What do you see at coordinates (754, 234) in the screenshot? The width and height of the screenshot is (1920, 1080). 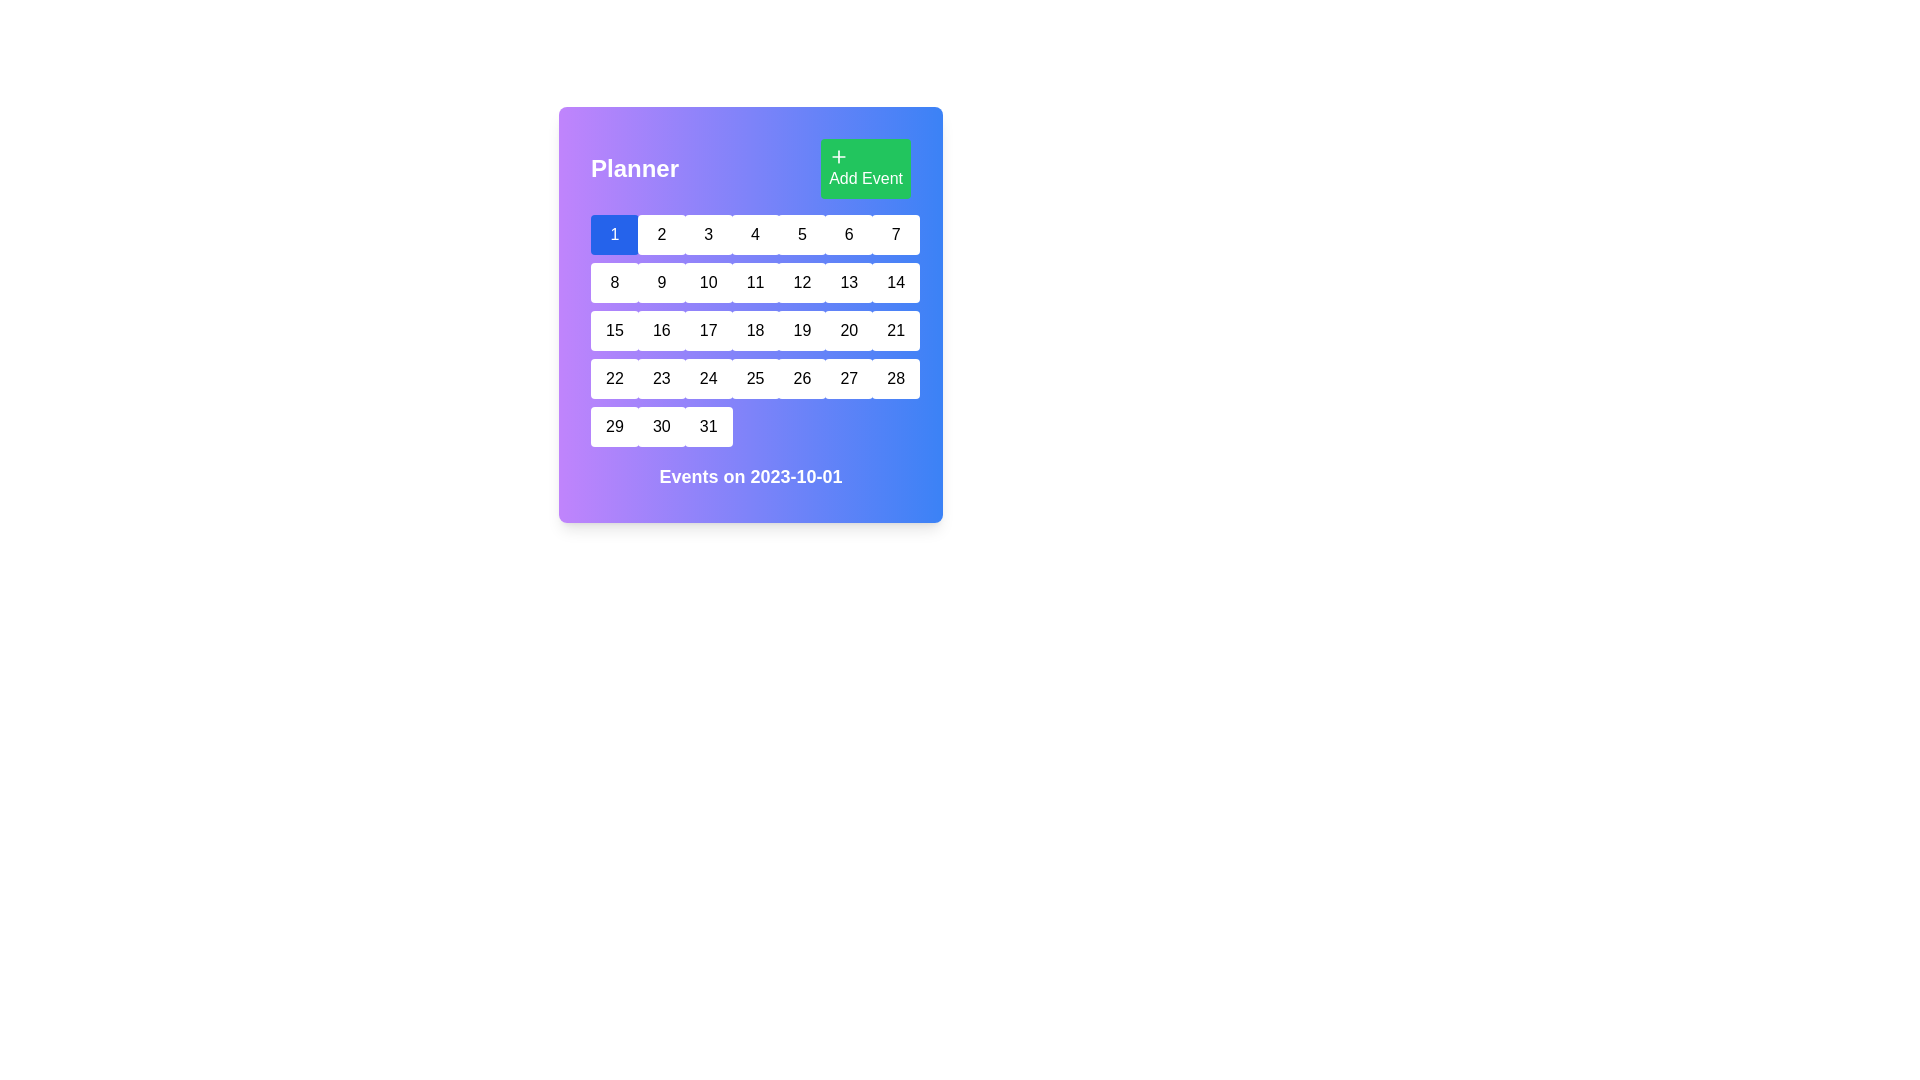 I see `the button for selecting the day '4'` at bounding box center [754, 234].